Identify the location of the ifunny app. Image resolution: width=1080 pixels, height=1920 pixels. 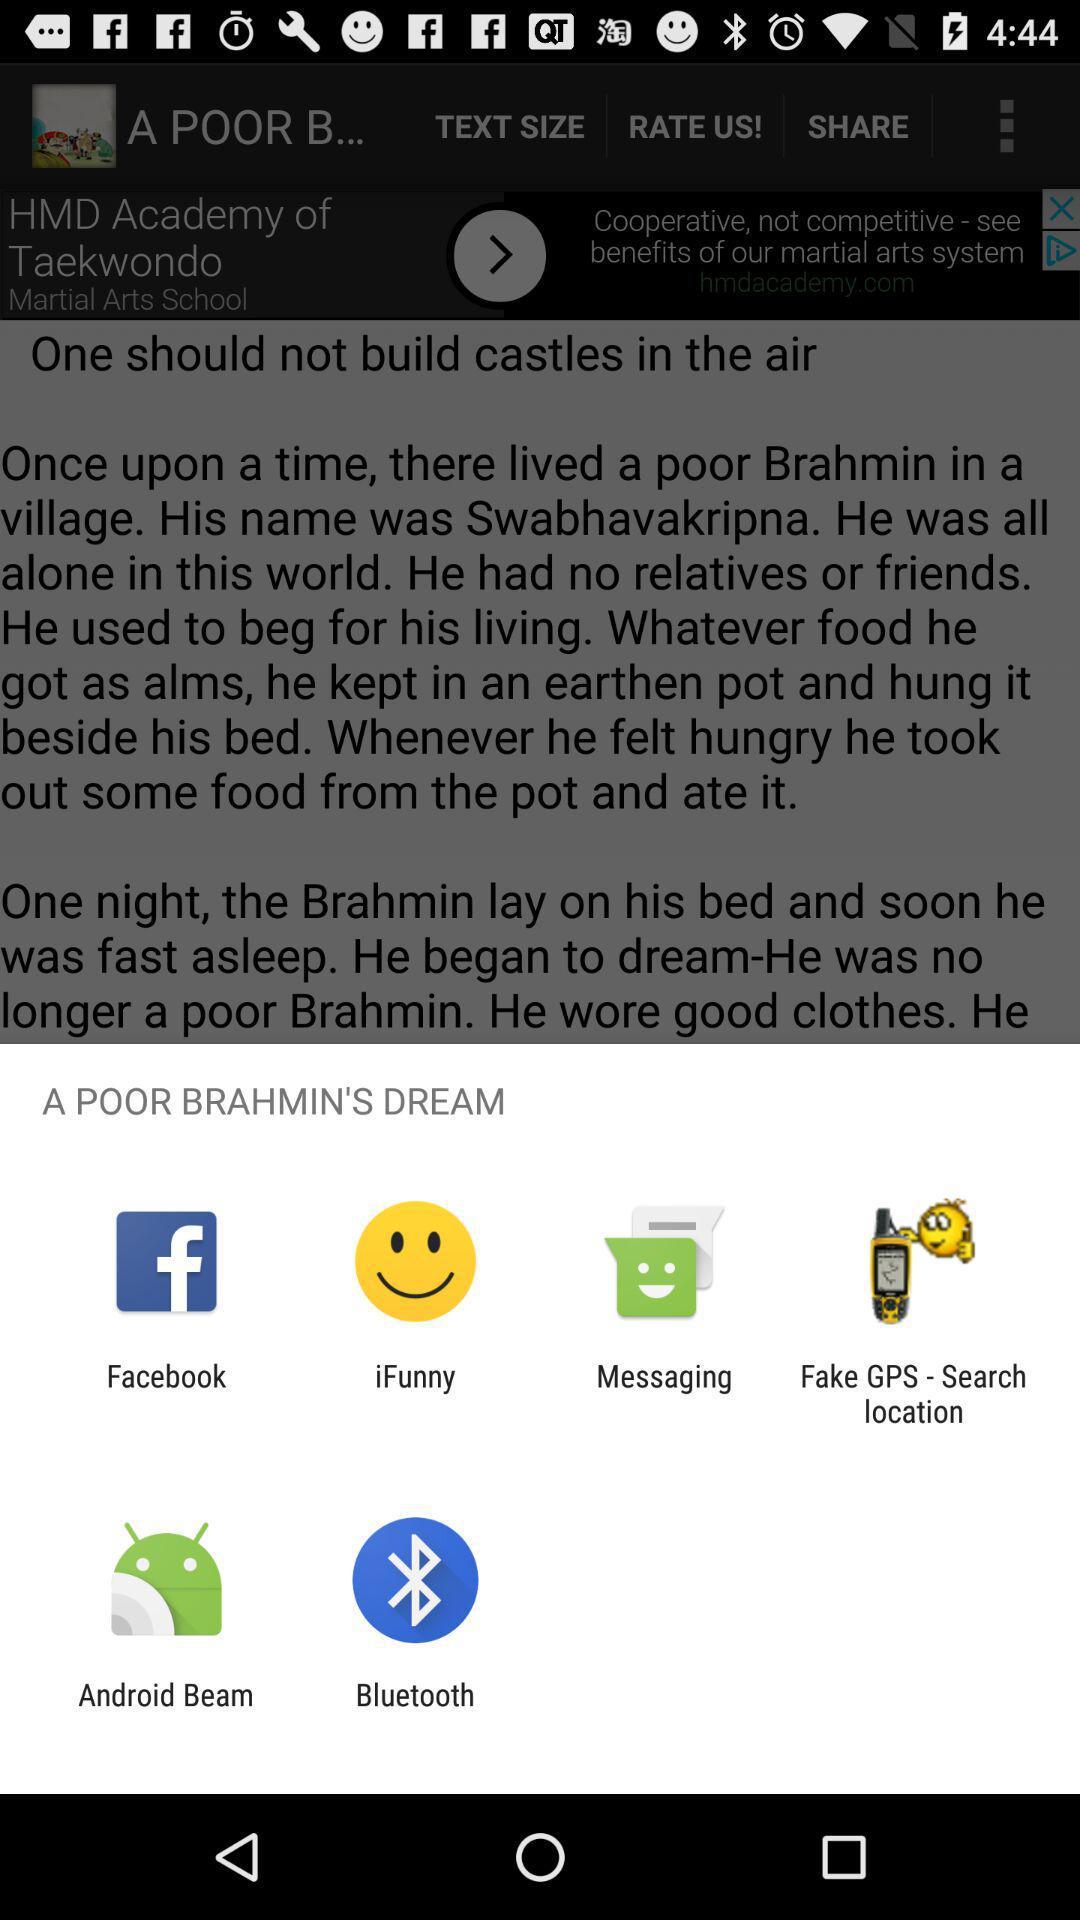
(414, 1392).